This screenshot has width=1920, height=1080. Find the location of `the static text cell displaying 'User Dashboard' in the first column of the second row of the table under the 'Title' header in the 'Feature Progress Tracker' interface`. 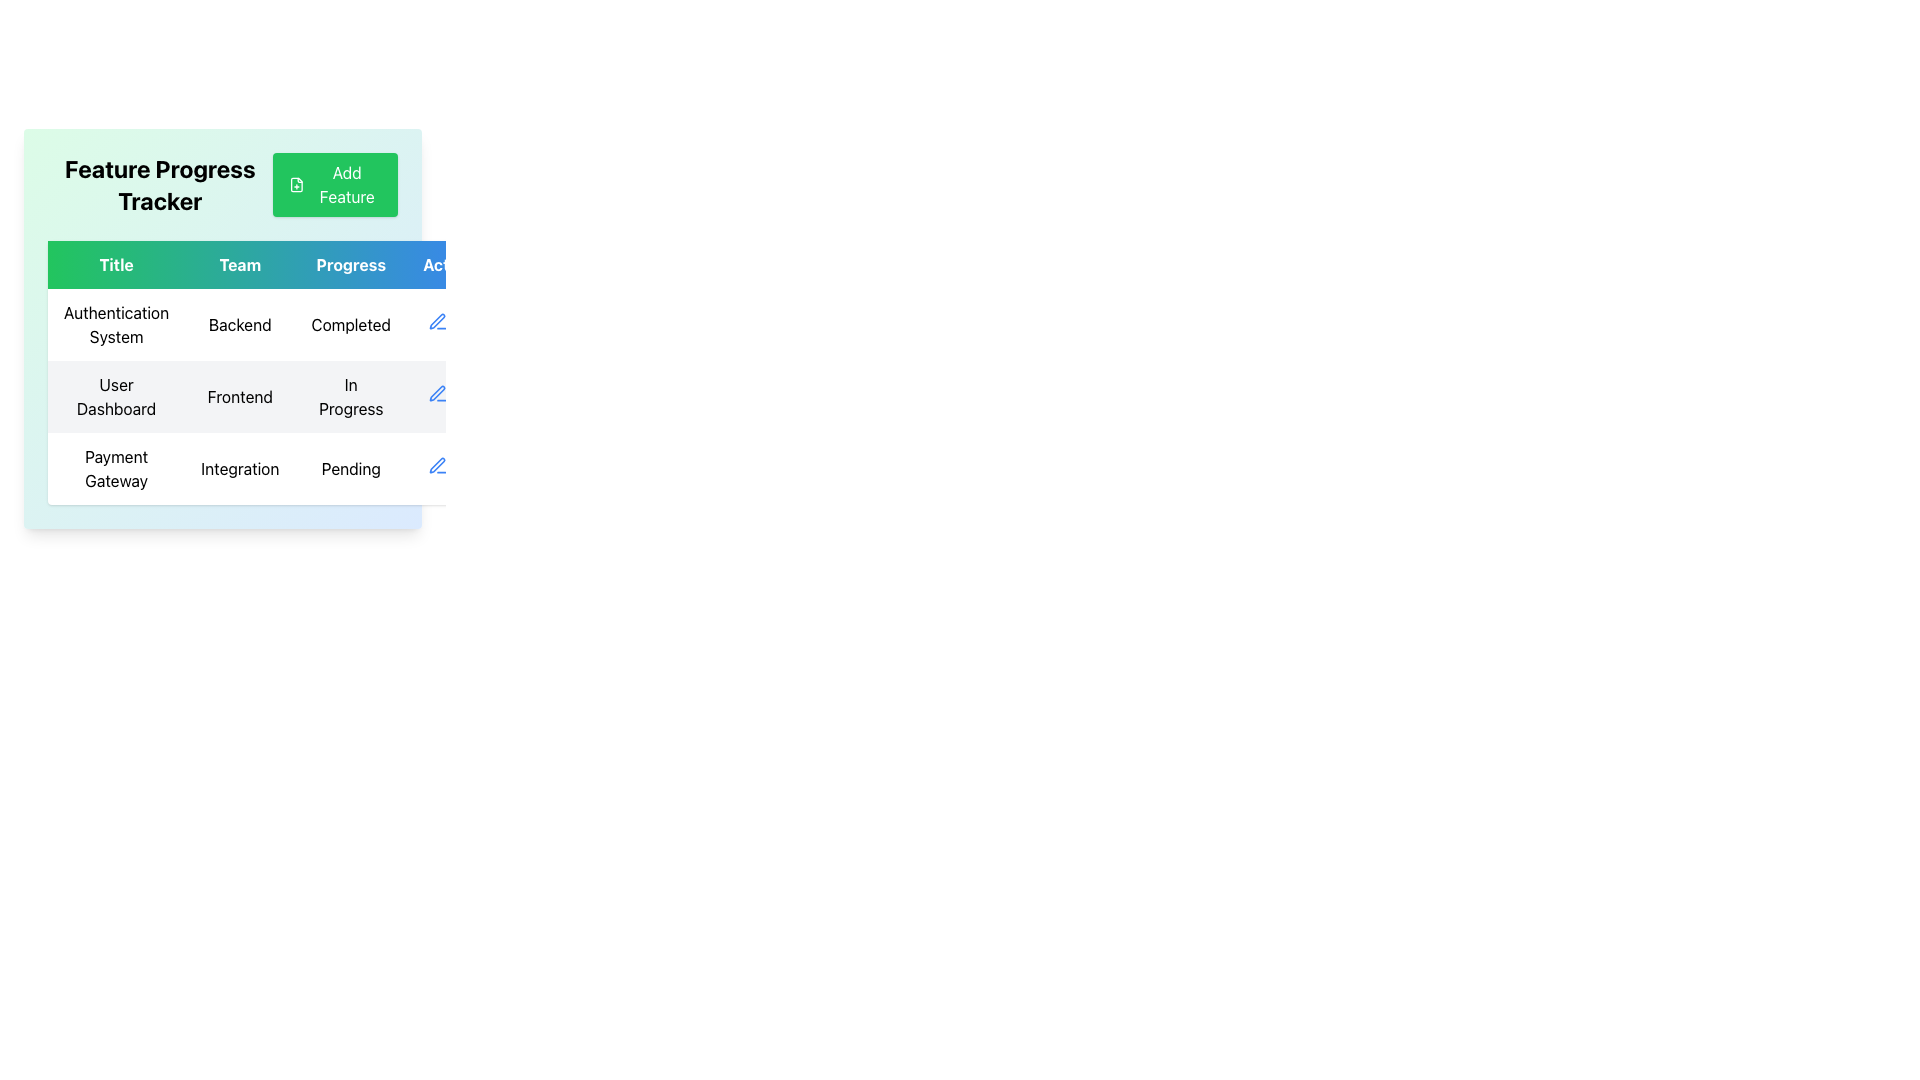

the static text cell displaying 'User Dashboard' in the first column of the second row of the table under the 'Title' header in the 'Feature Progress Tracker' interface is located at coordinates (115, 397).